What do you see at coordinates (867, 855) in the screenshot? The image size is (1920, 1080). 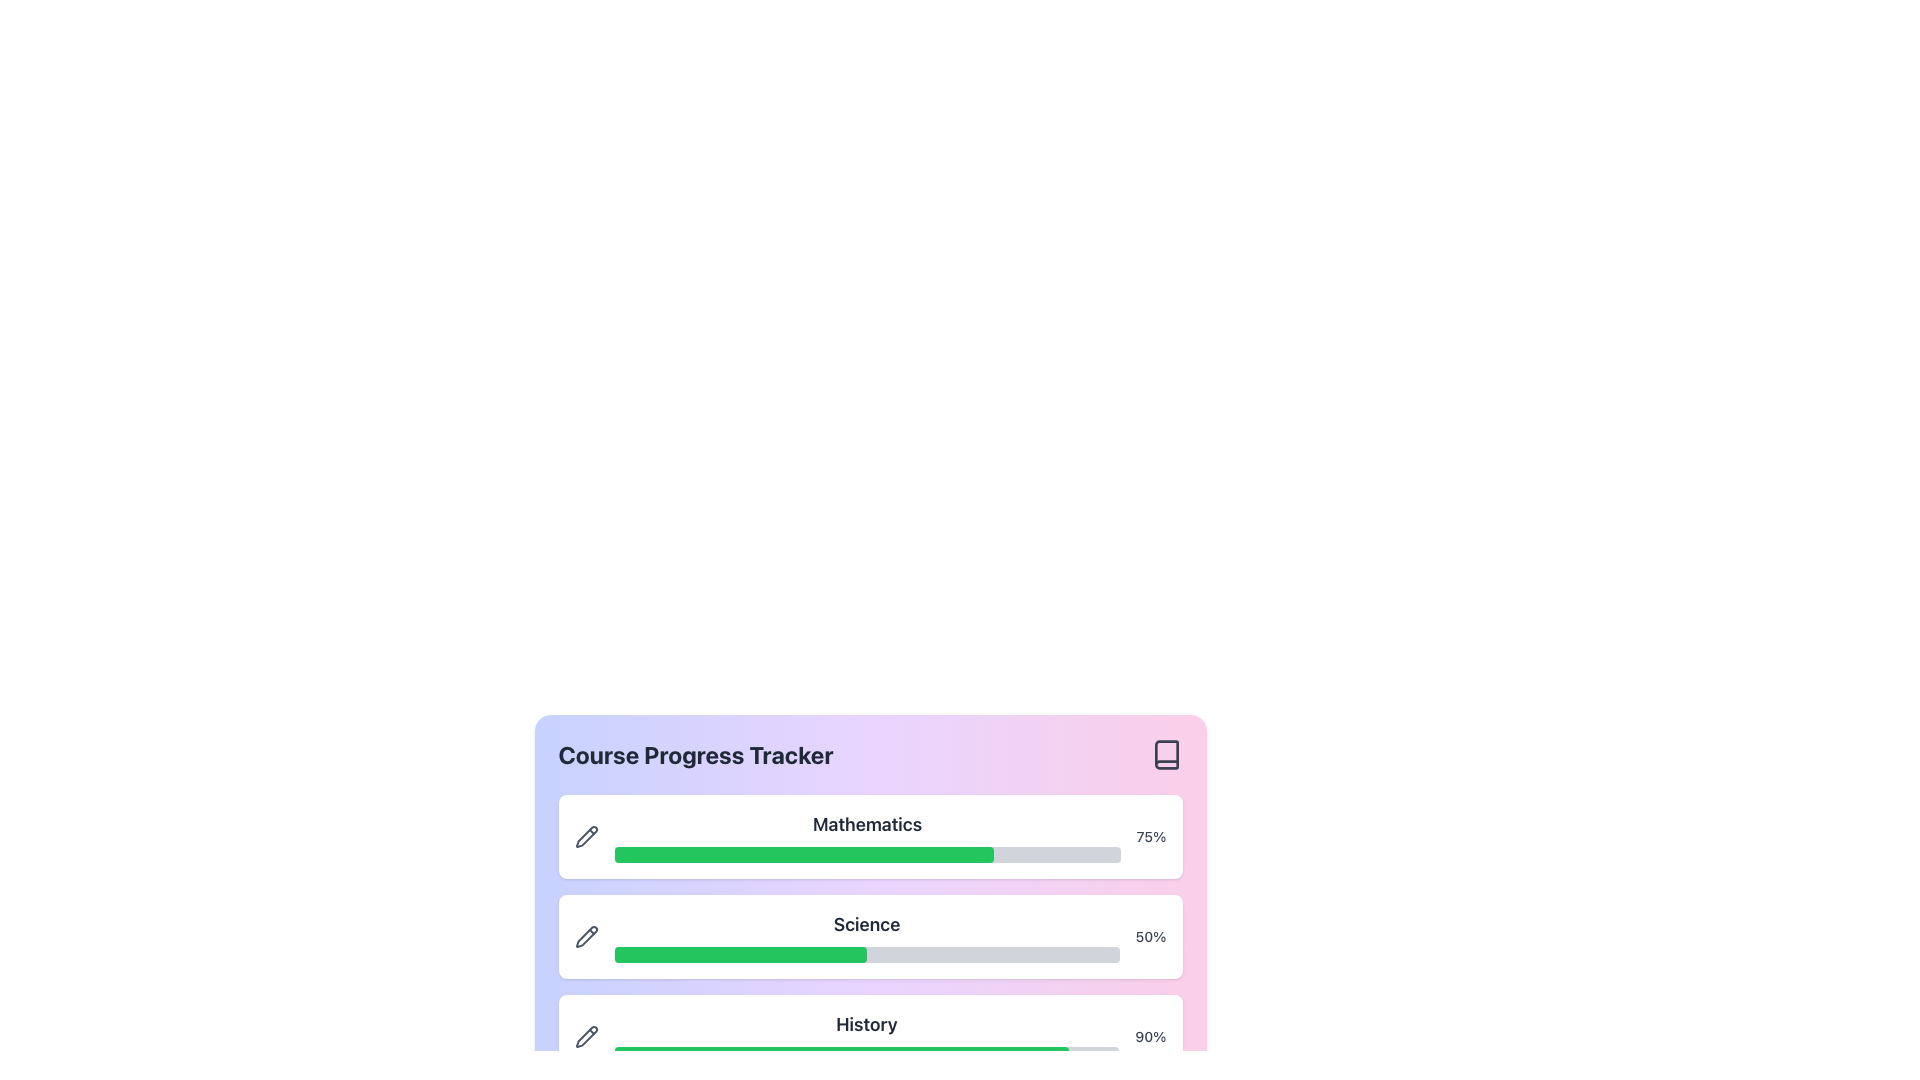 I see `the visual representation of progress on the Progress bar indicating 75% completion for the course 'Mathematics', located below the 'Mathematics' label` at bounding box center [867, 855].